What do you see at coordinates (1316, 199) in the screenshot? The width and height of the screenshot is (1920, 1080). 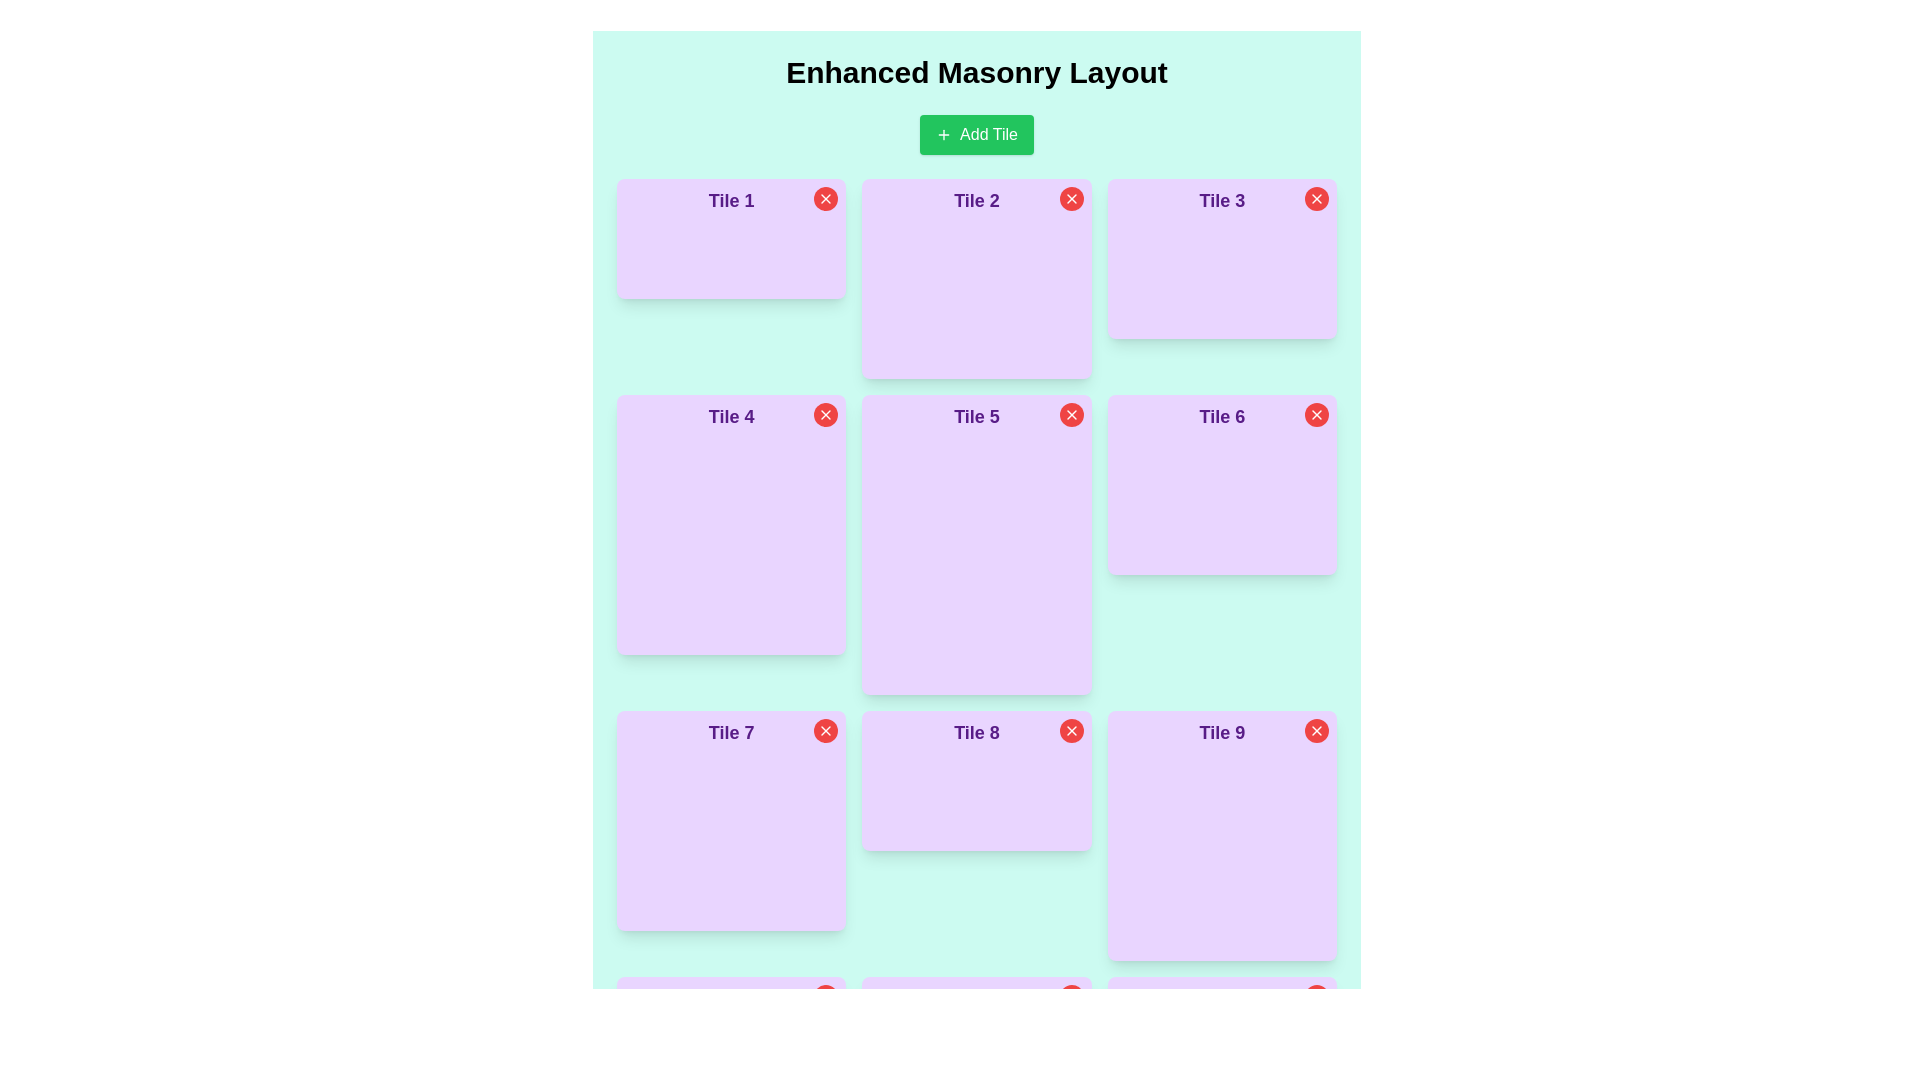 I see `the circular red button with a white 'X' icon located in the top-right corner of 'Tile 3'` at bounding box center [1316, 199].